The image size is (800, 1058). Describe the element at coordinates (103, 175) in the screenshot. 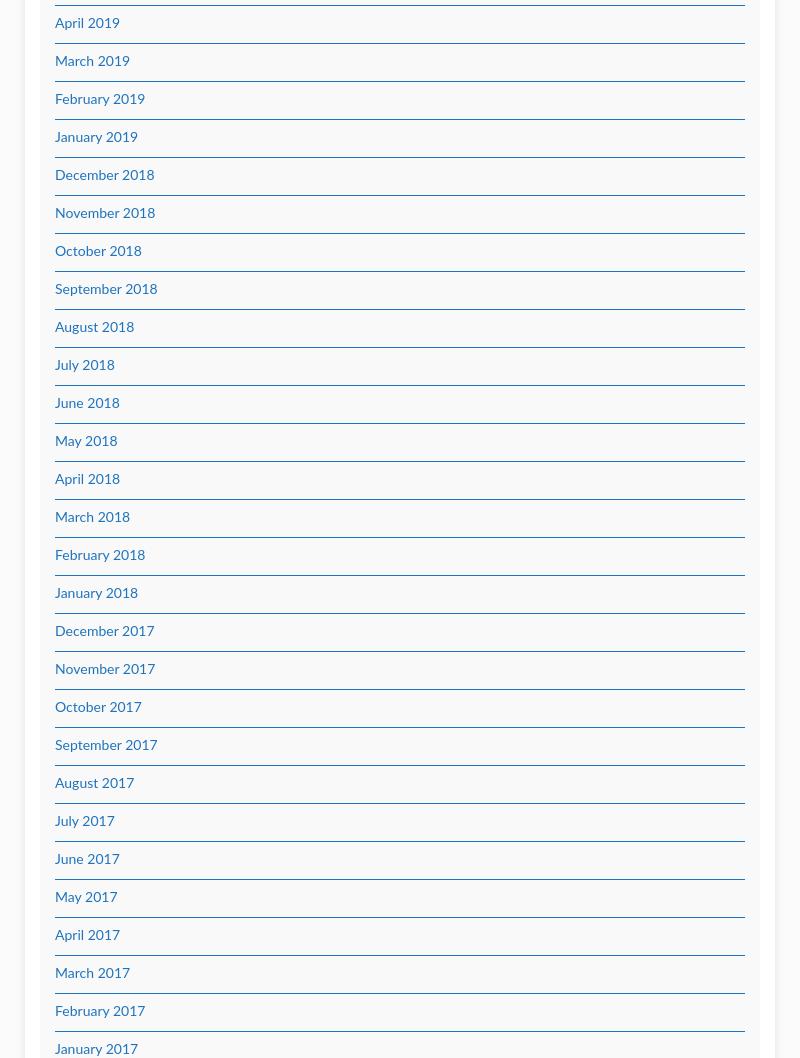

I see `'December 2018'` at that location.